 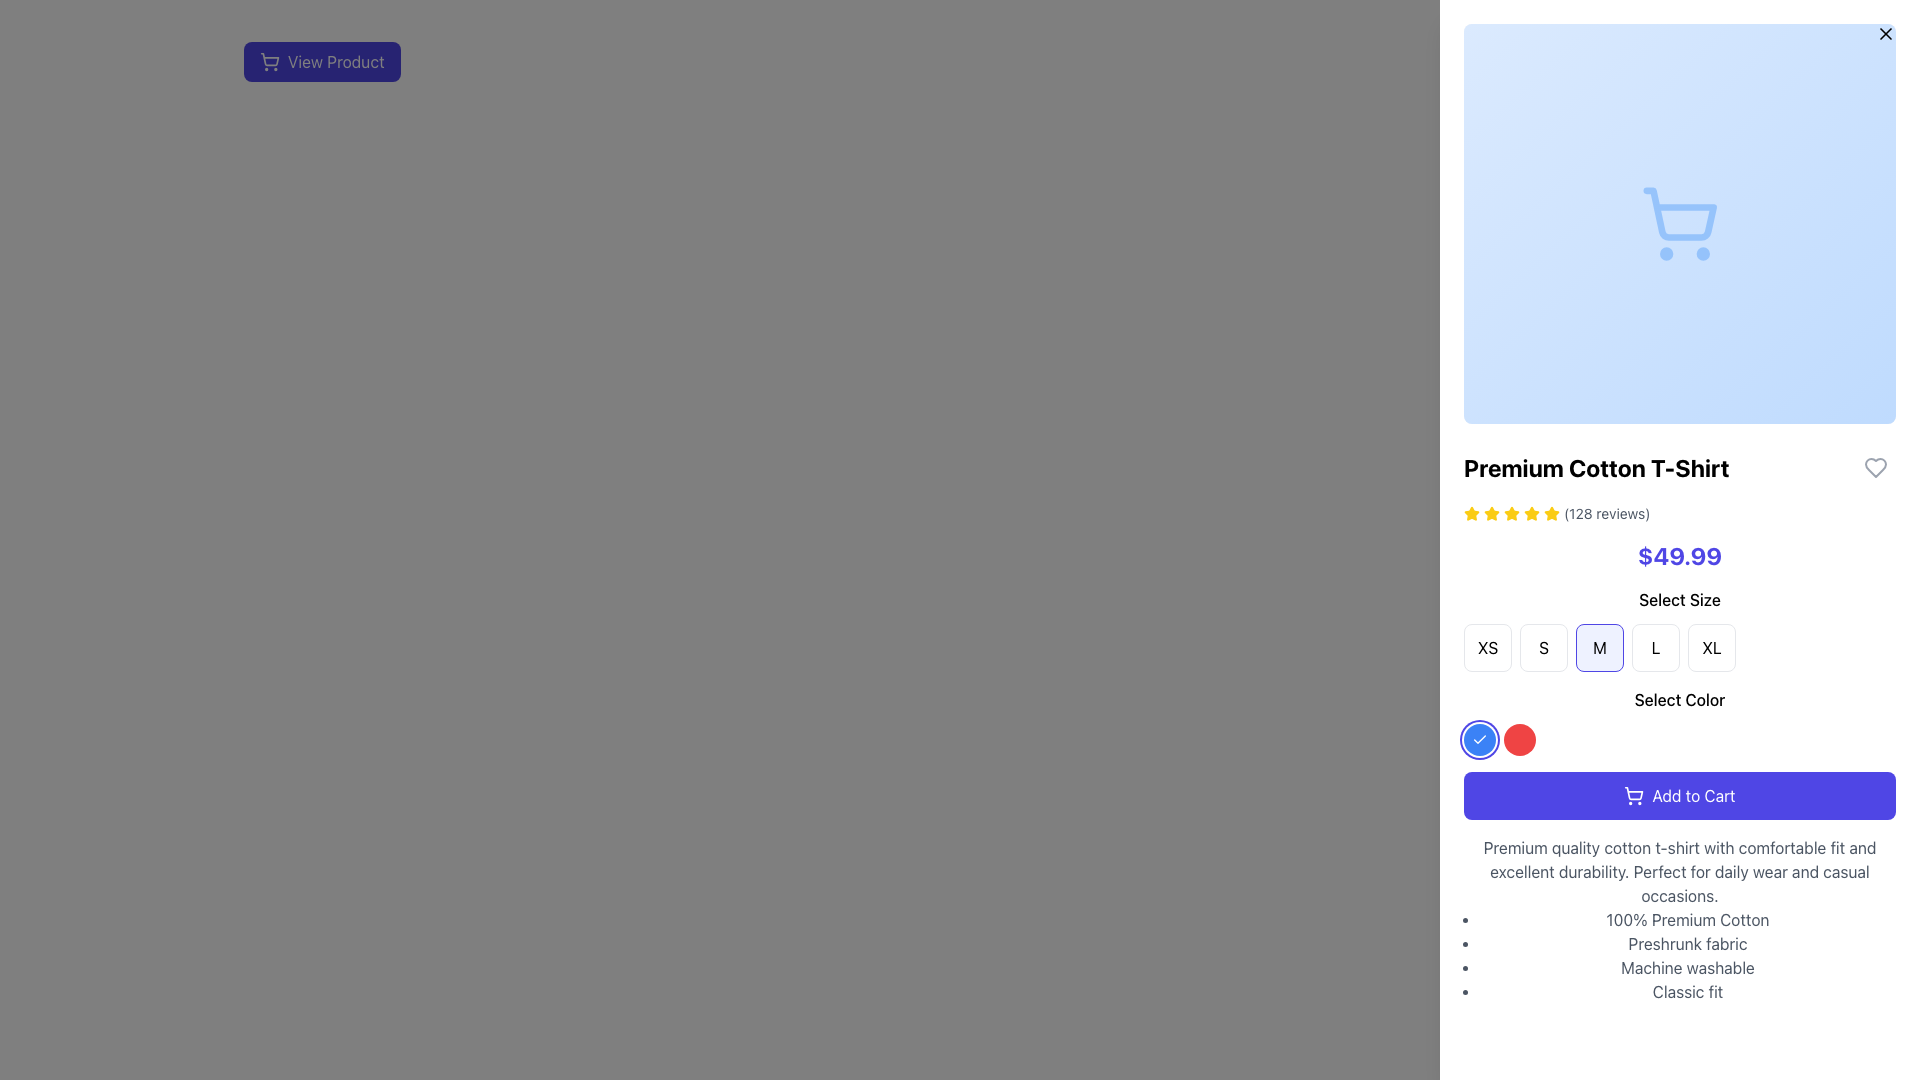 What do you see at coordinates (1680, 698) in the screenshot?
I see `the centrally positioned label that informs users about the color selection options below it` at bounding box center [1680, 698].